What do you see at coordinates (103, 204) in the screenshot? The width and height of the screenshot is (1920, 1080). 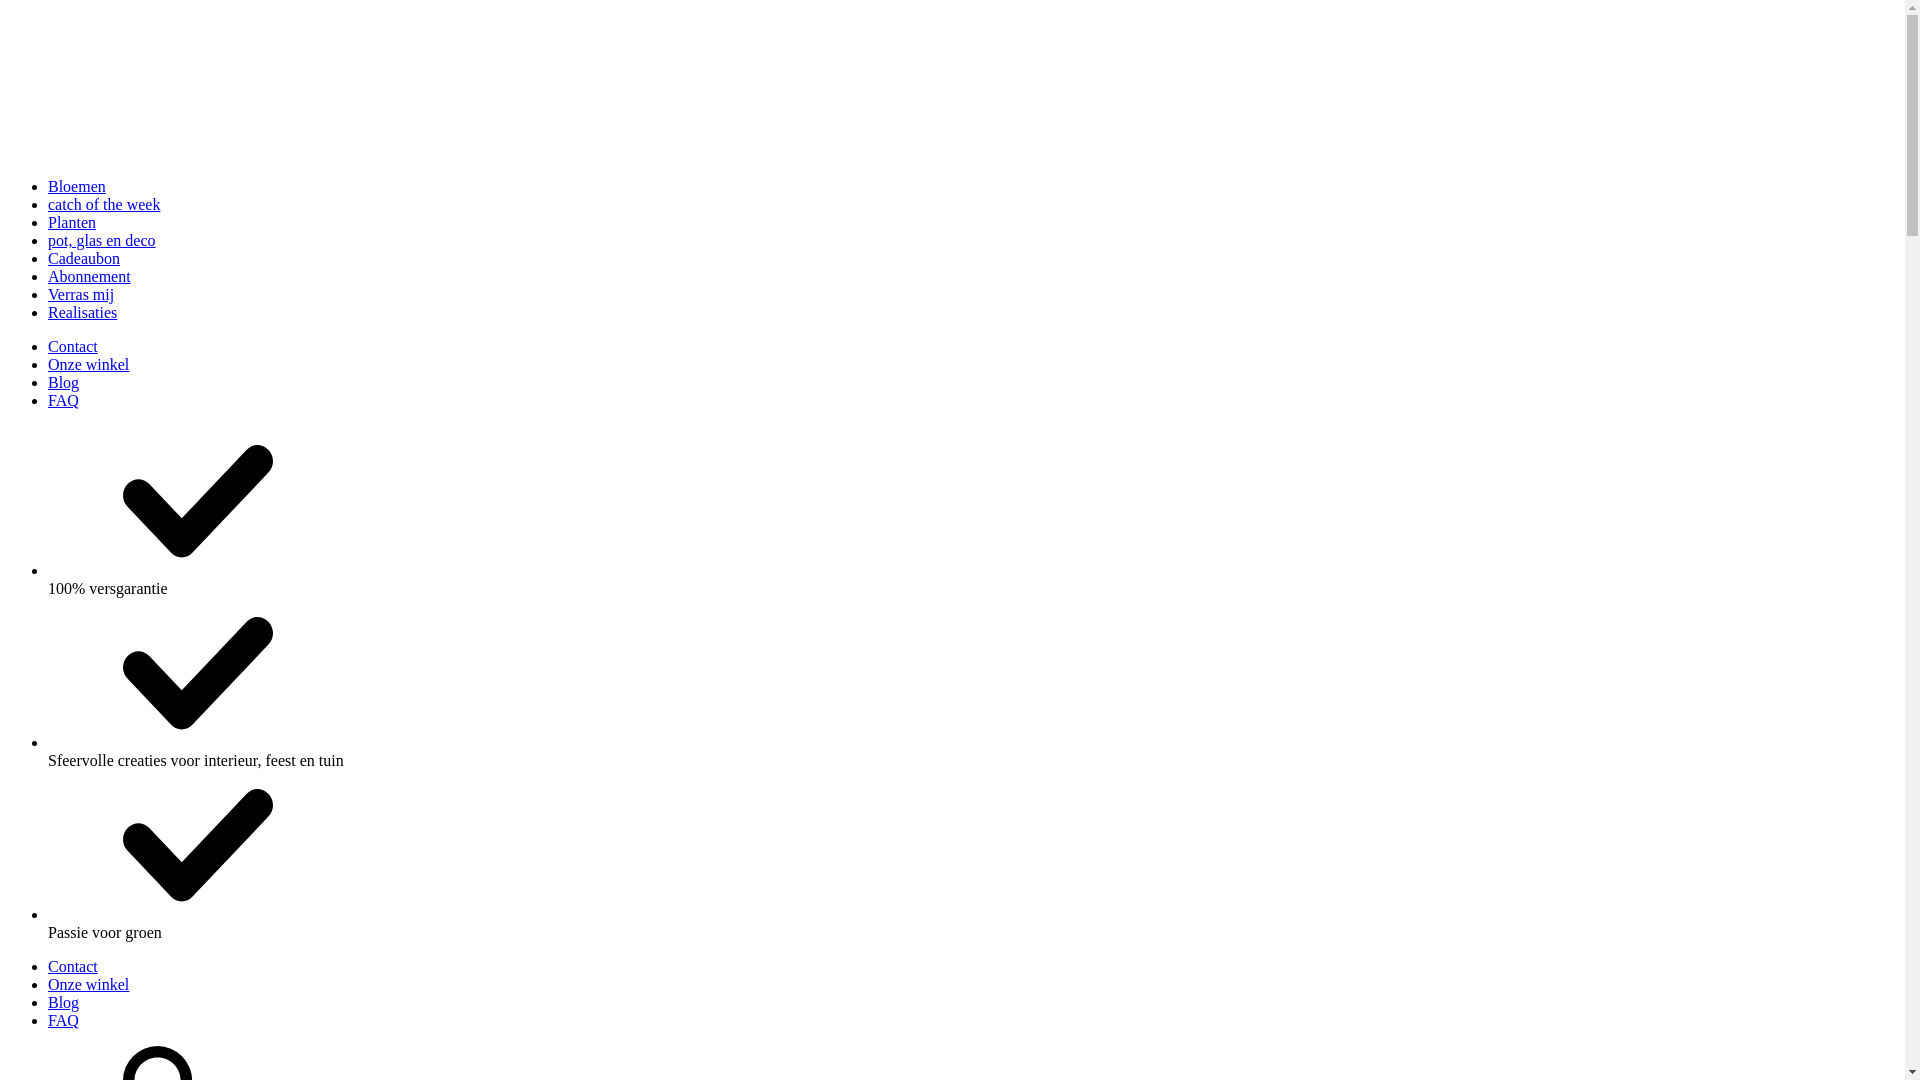 I see `'catch of the week'` at bounding box center [103, 204].